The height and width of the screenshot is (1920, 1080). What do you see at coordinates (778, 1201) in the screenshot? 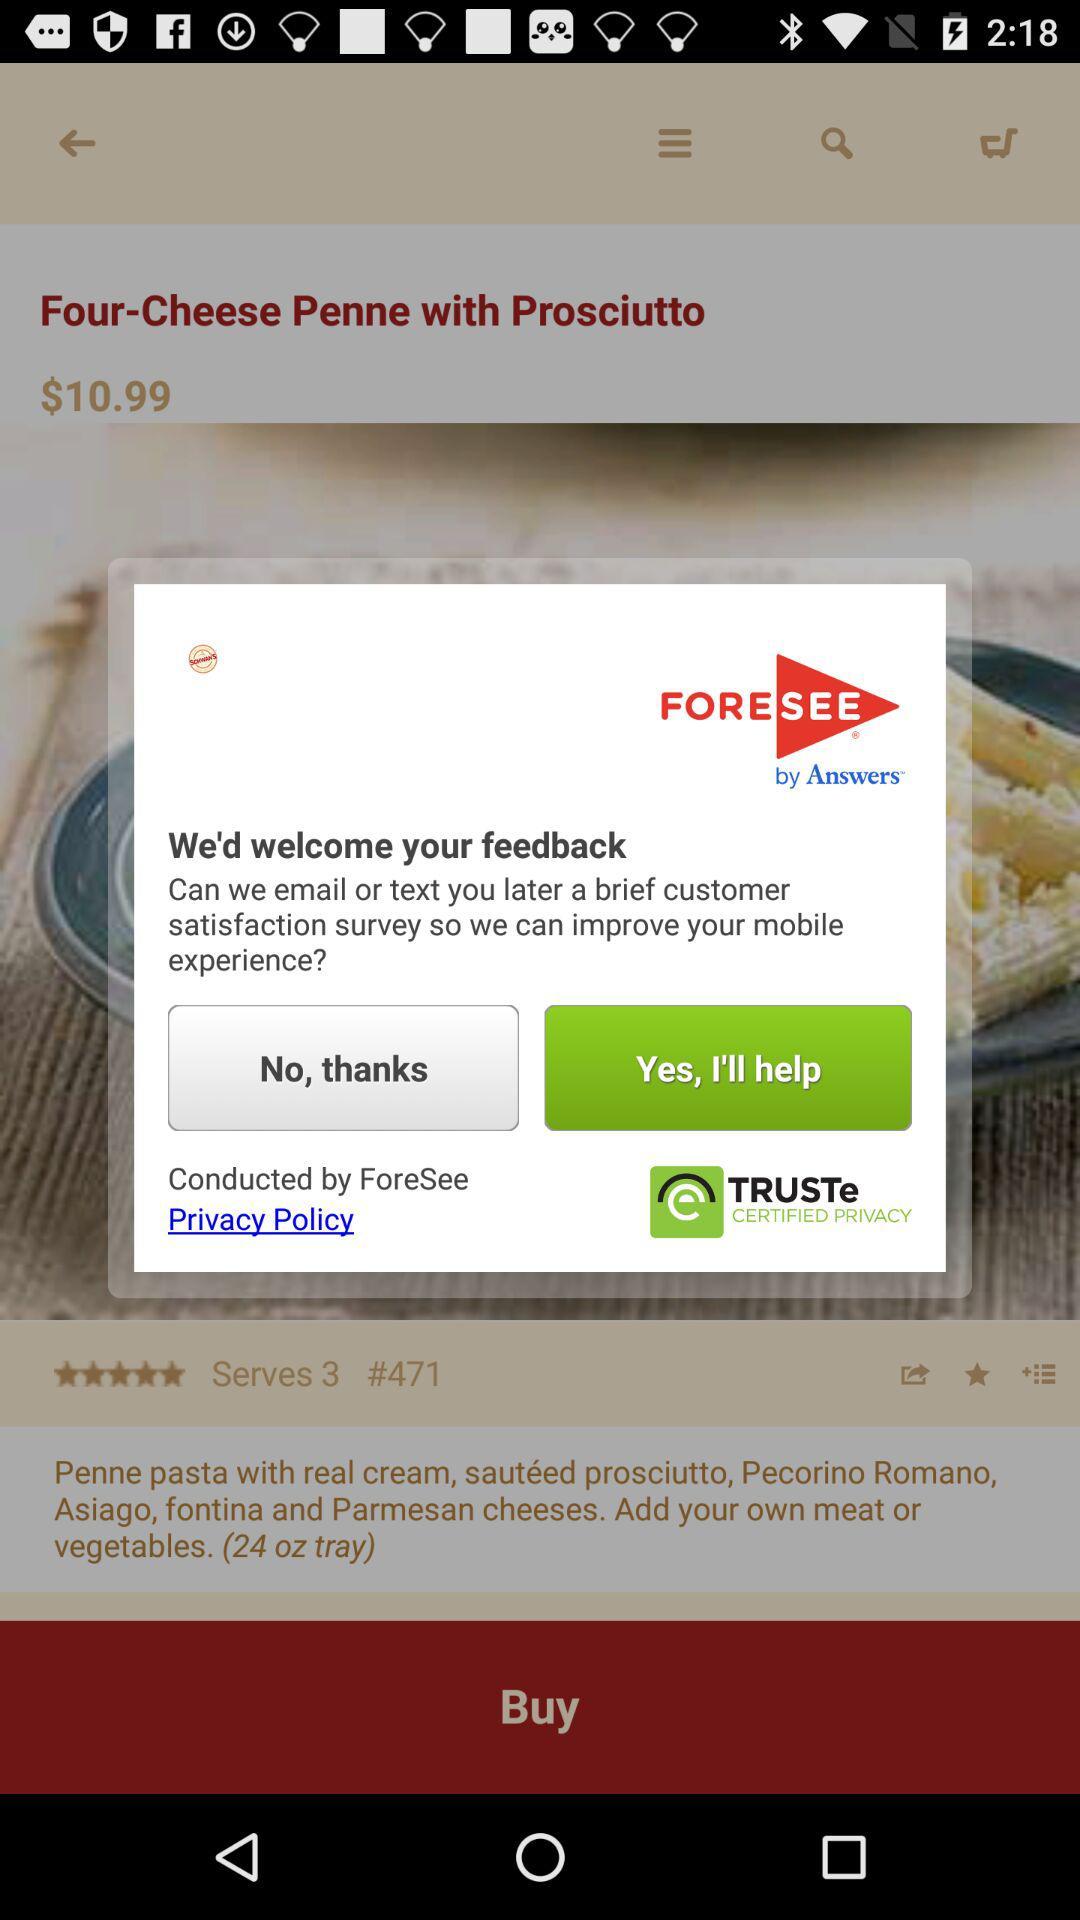
I see `open link` at bounding box center [778, 1201].